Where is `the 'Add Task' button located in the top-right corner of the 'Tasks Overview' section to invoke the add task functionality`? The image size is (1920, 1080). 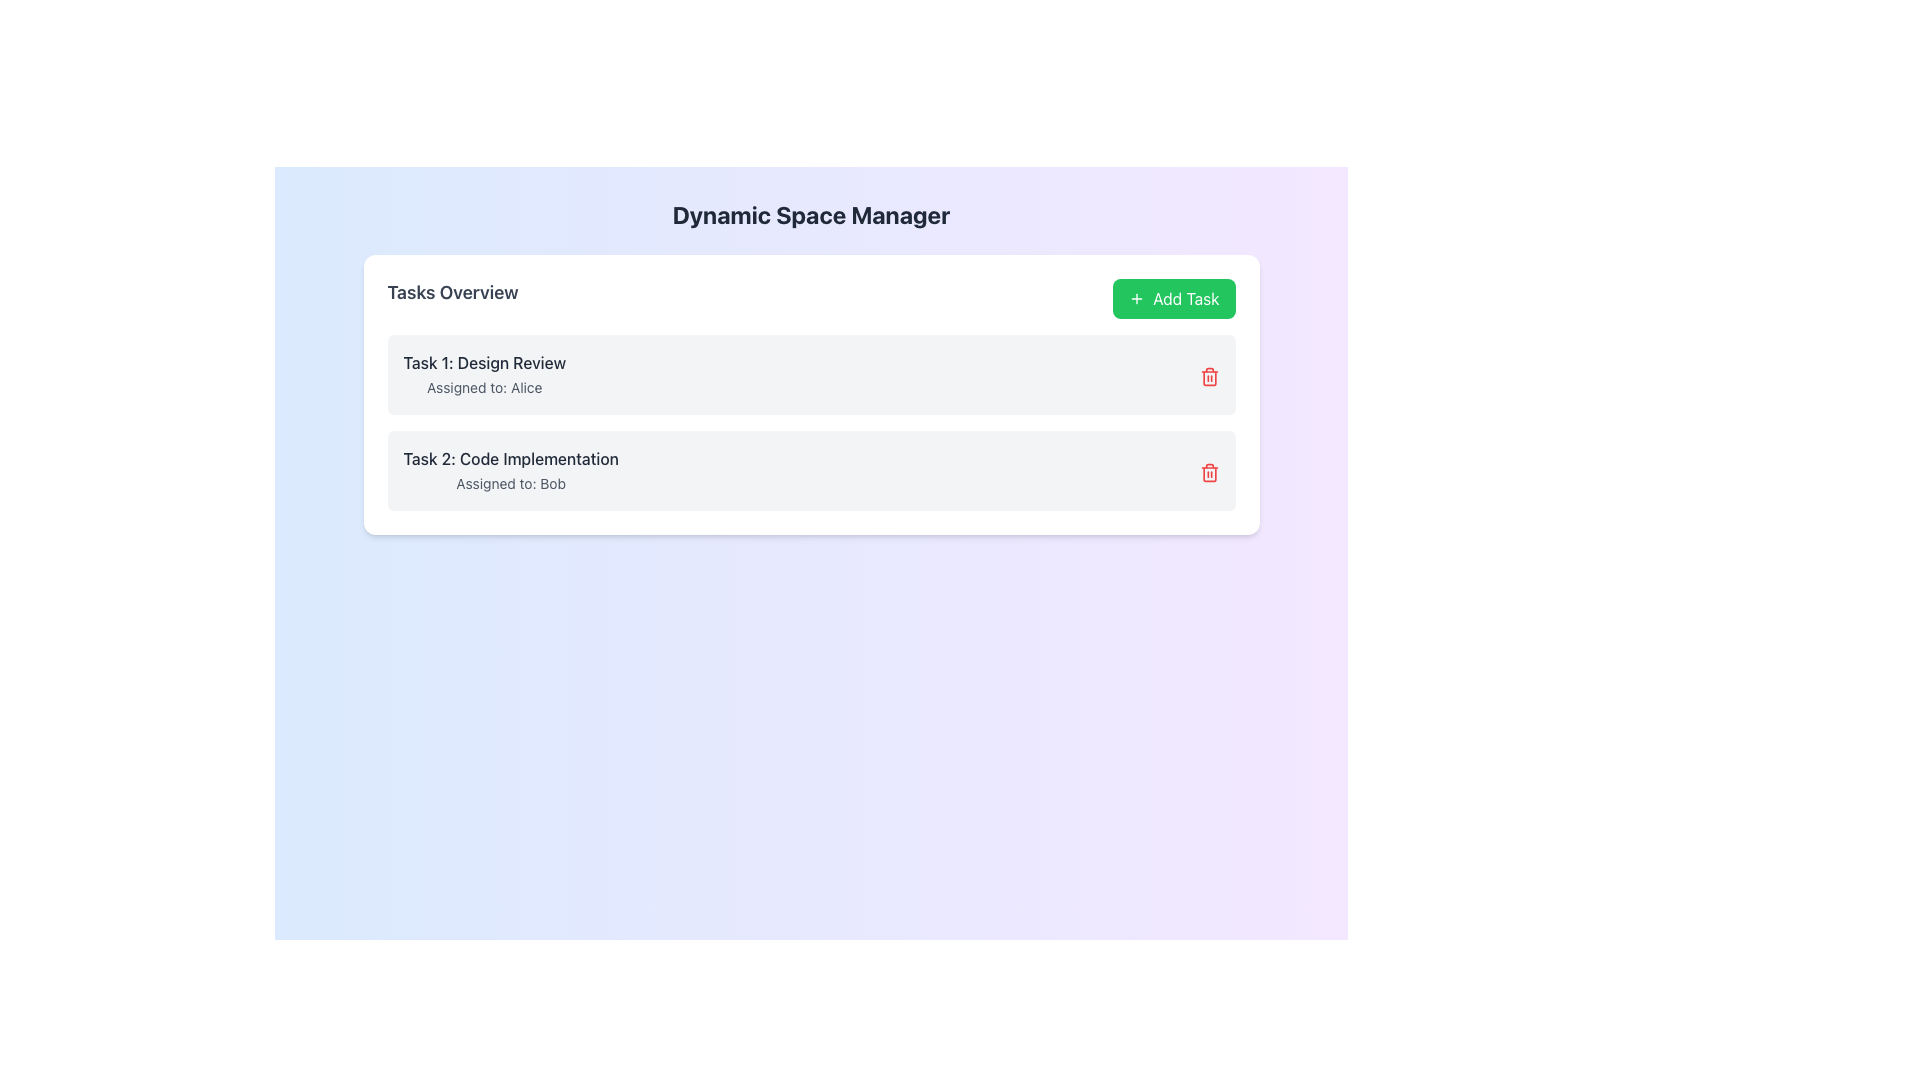 the 'Add Task' button located in the top-right corner of the 'Tasks Overview' section to invoke the add task functionality is located at coordinates (1174, 299).